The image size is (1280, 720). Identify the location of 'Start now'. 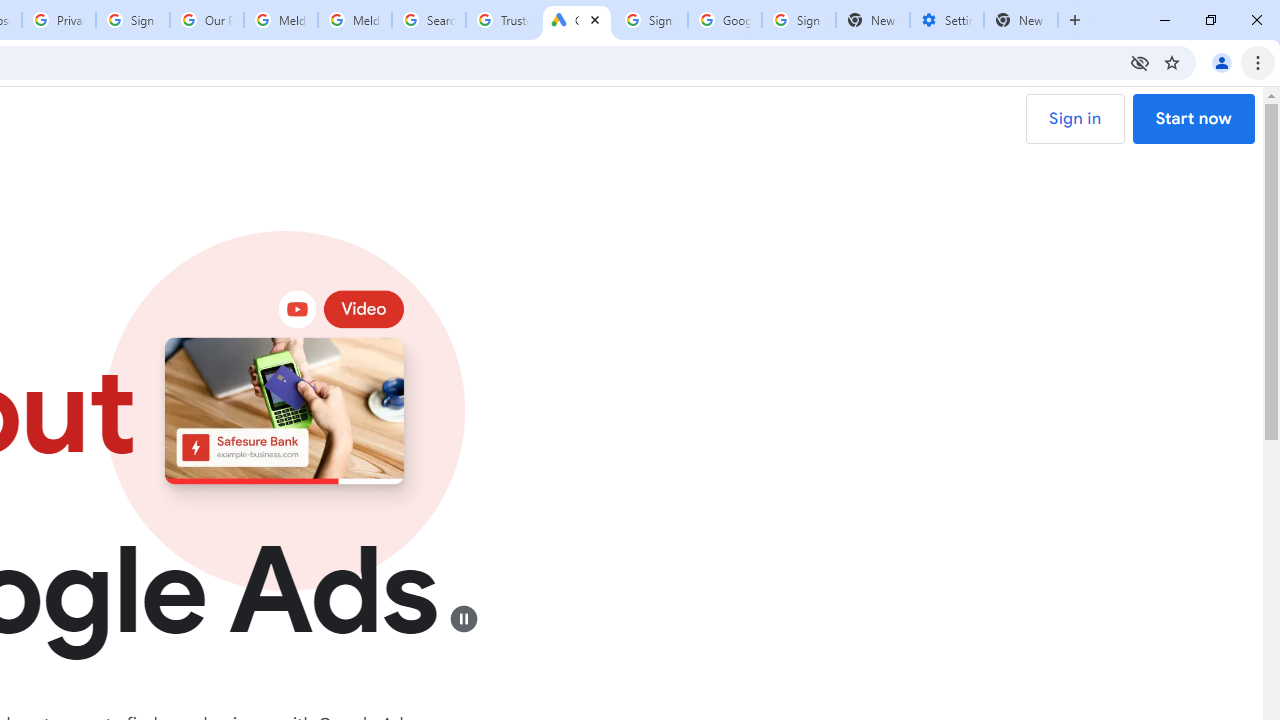
(1192, 119).